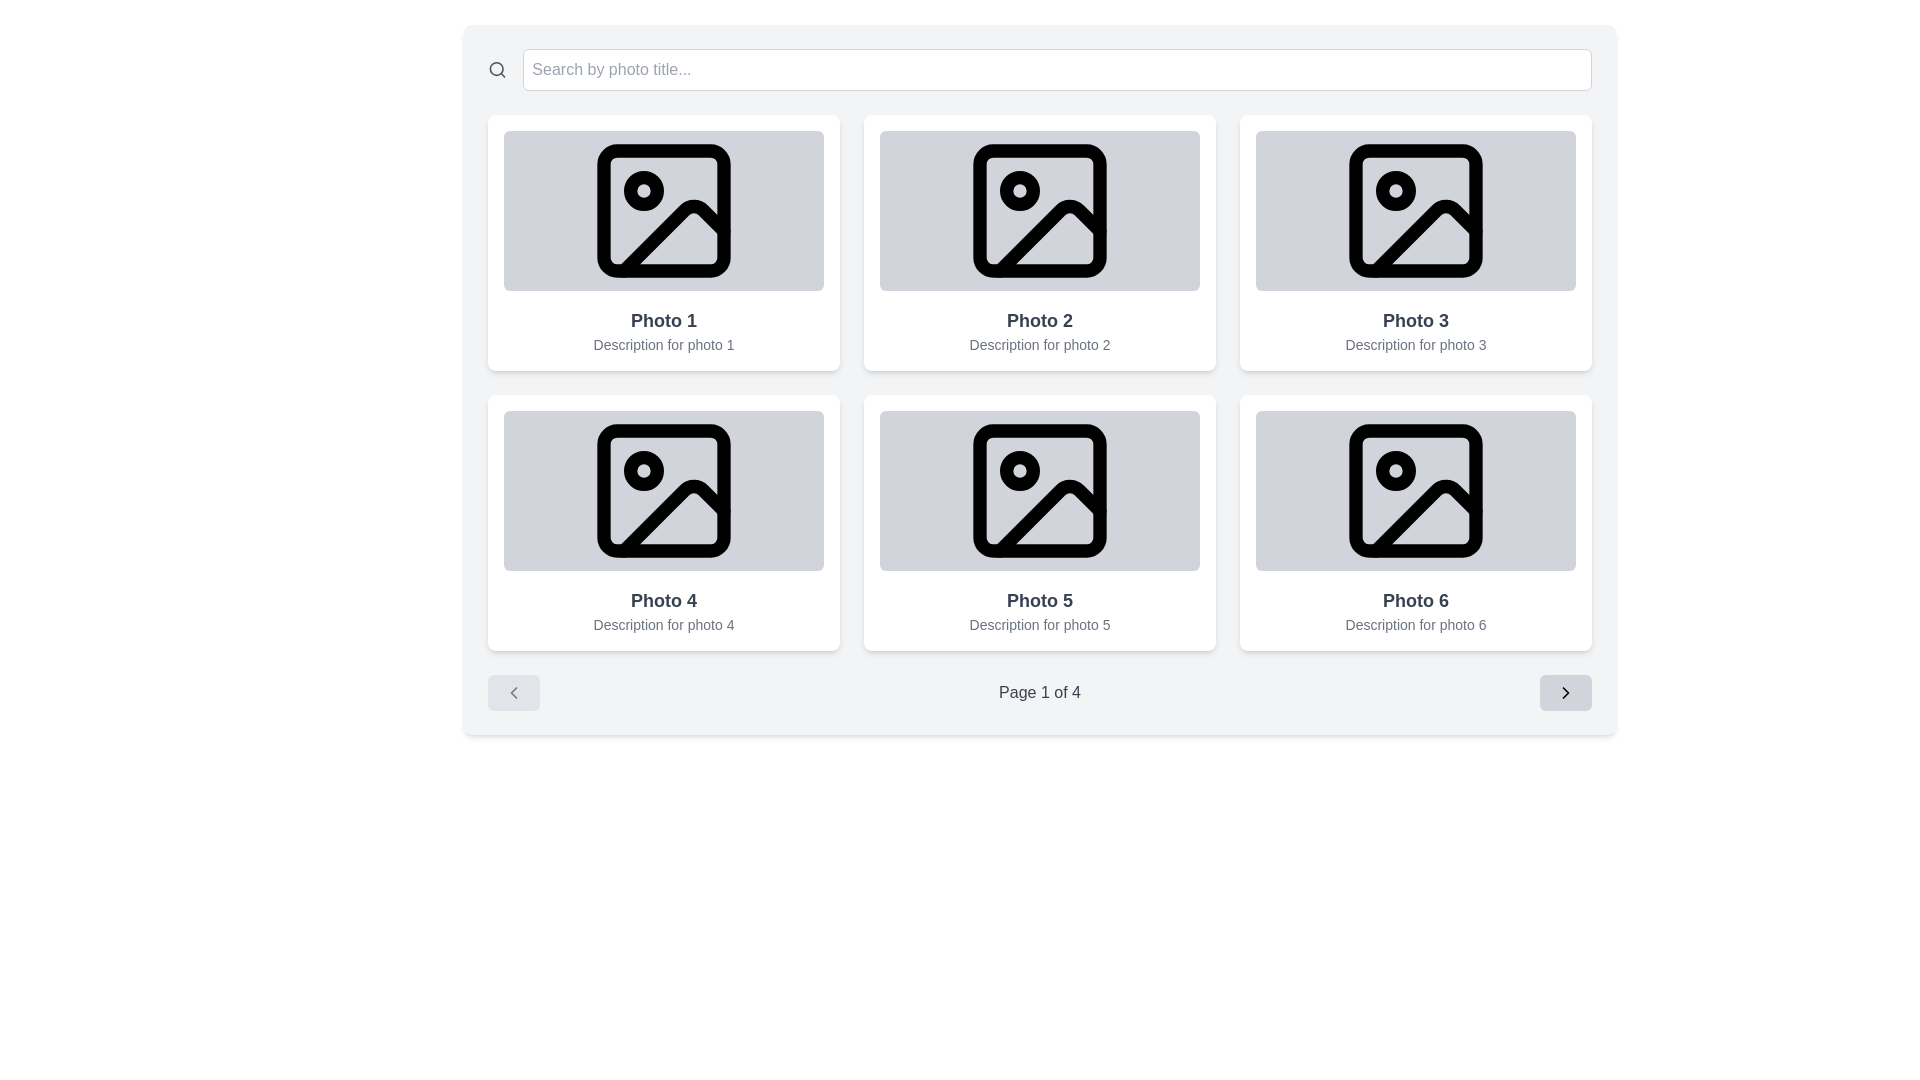  What do you see at coordinates (1040, 490) in the screenshot?
I see `the rounded rectangle with a grayscale background located inside the photo frame icon of 'Photo 5', which is positioned in the upper-left corner of the icon` at bounding box center [1040, 490].